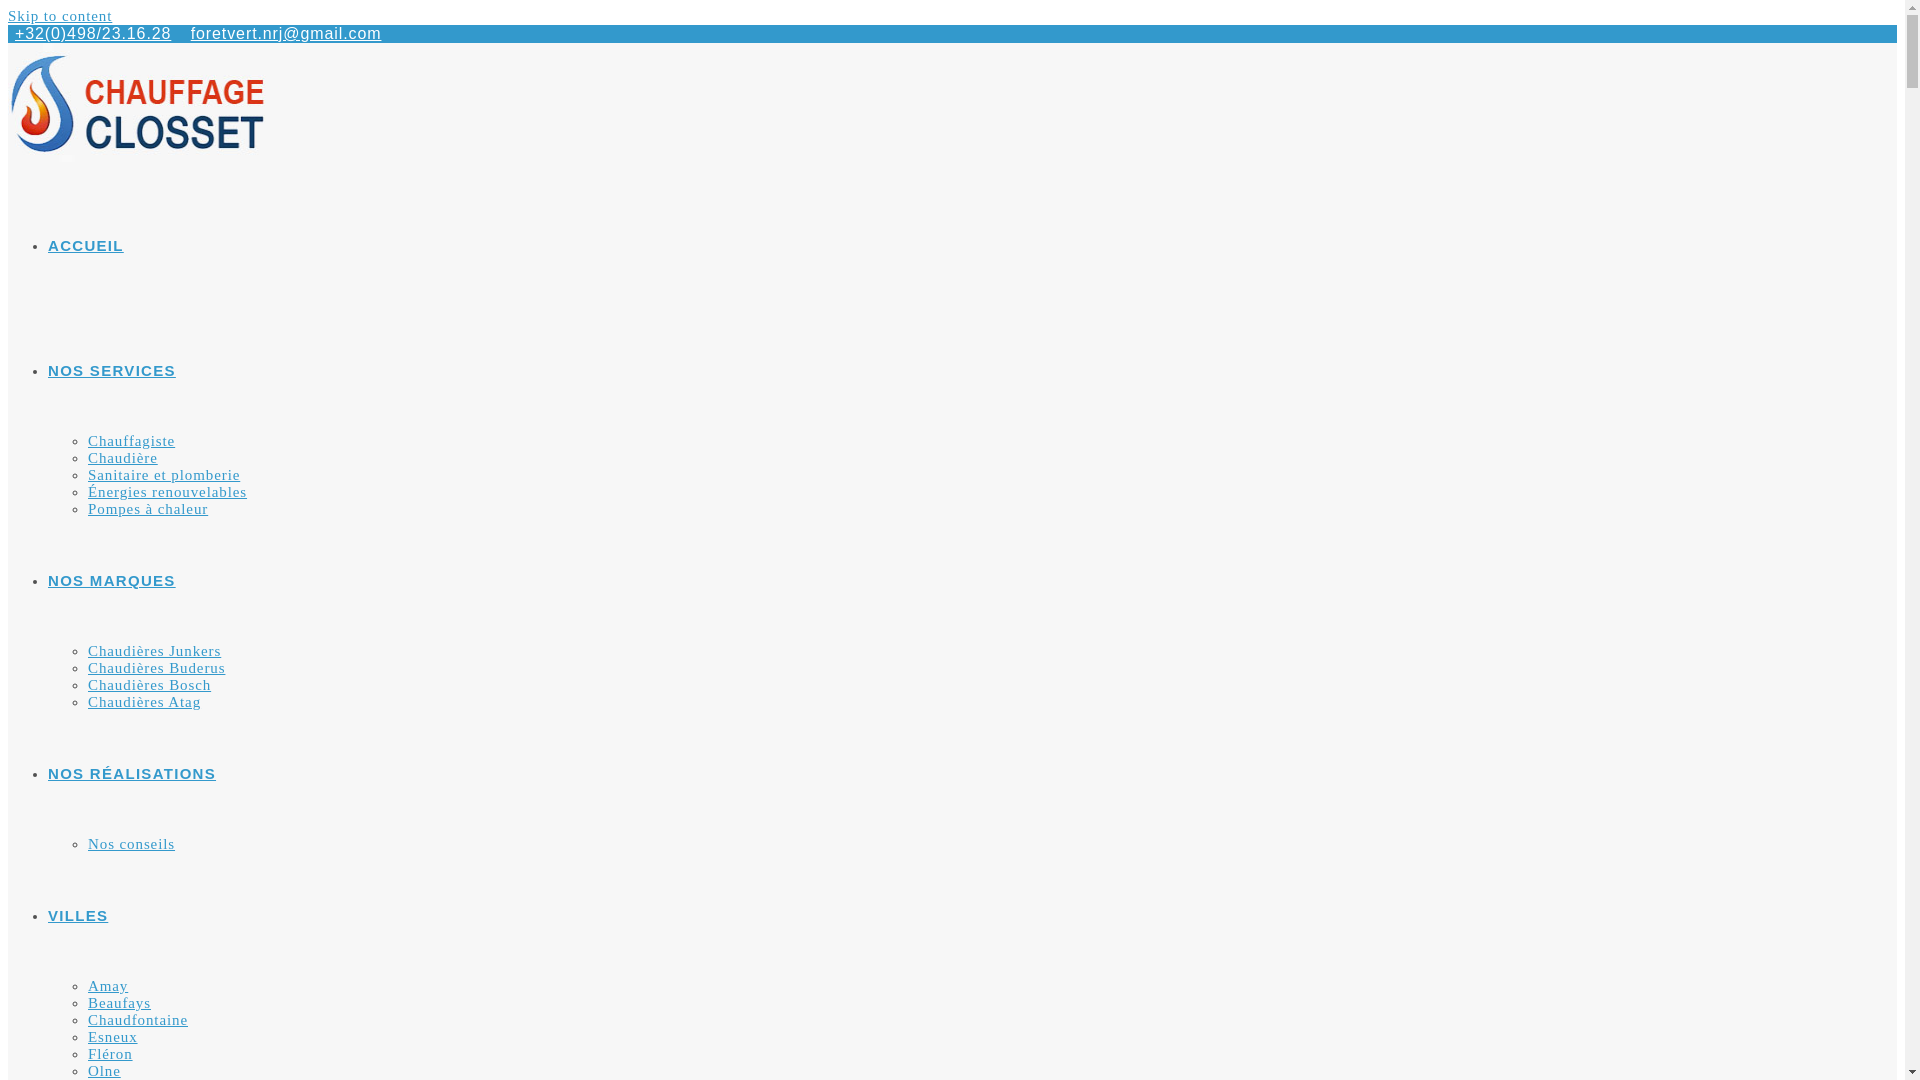 Image resolution: width=1920 pixels, height=1080 pixels. Describe the element at coordinates (112, 1036) in the screenshot. I see `'Esneux'` at that location.